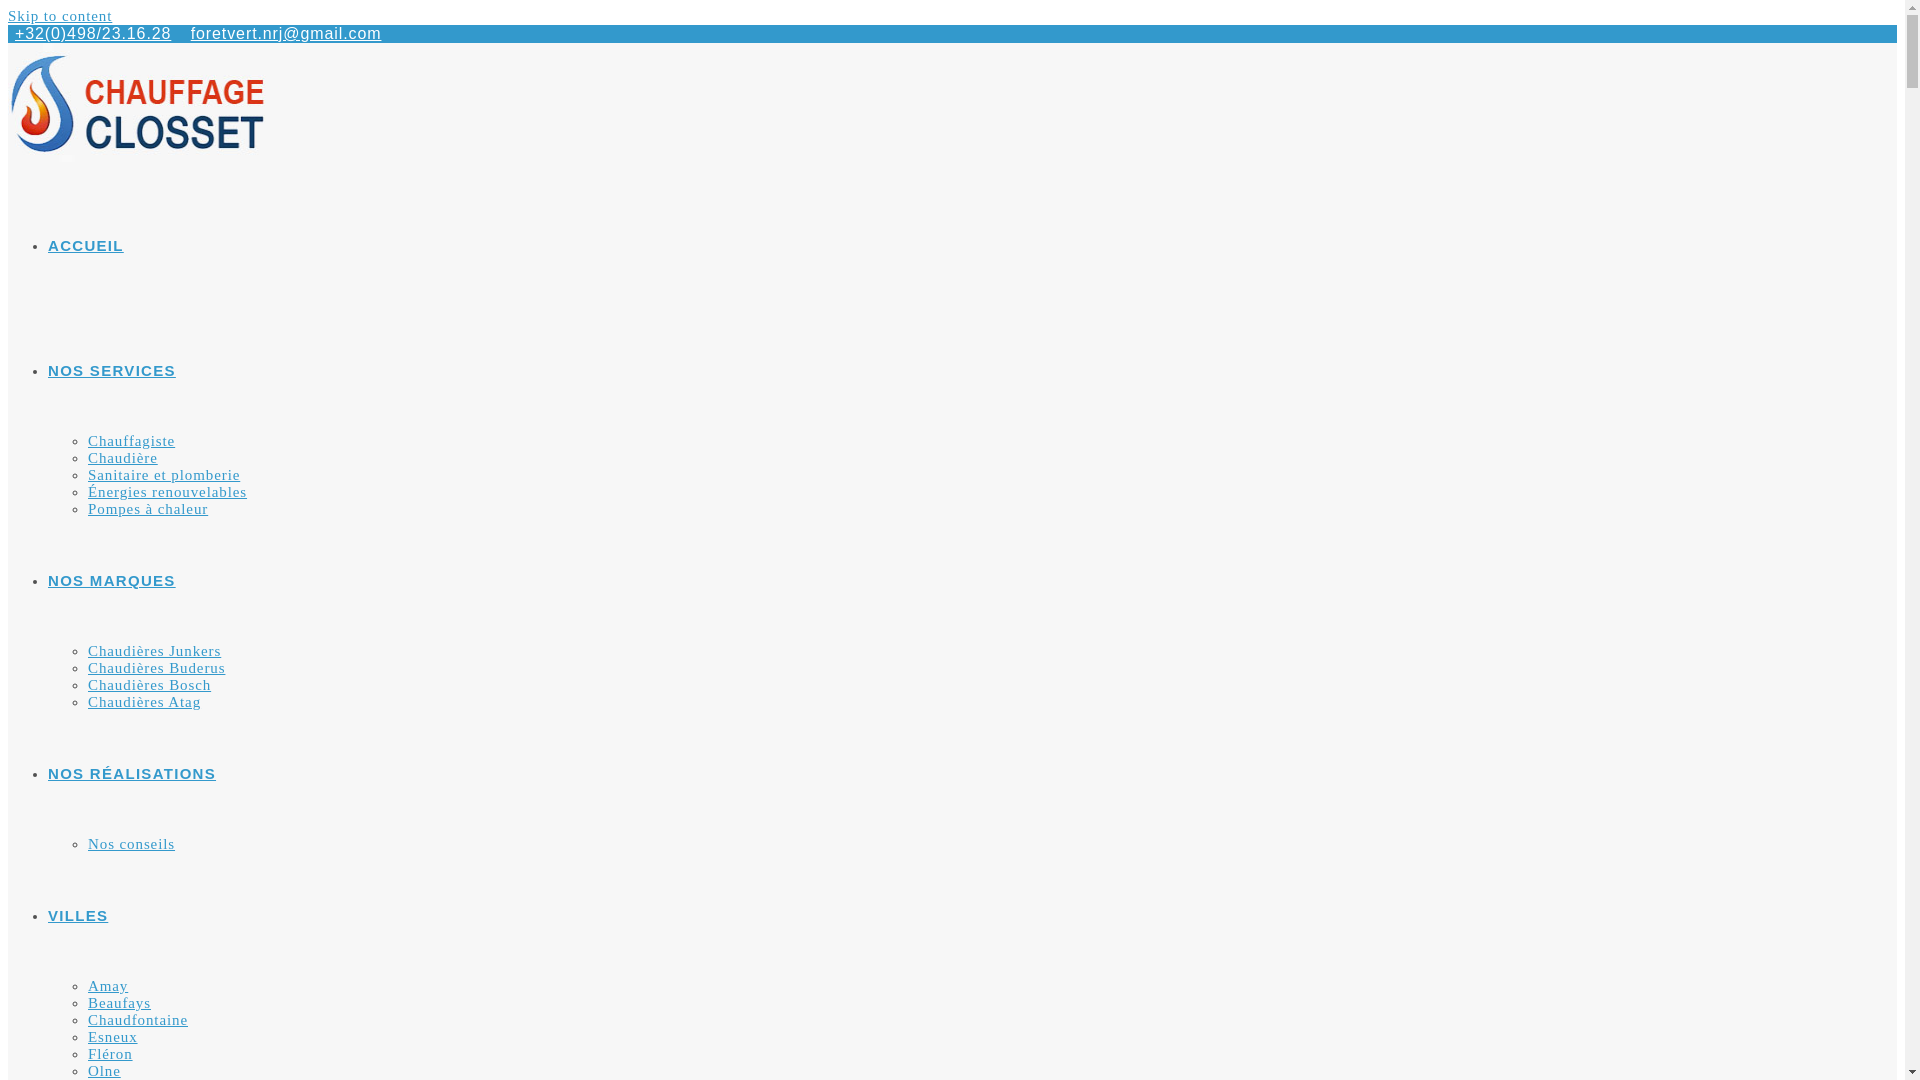 Image resolution: width=1920 pixels, height=1080 pixels. Describe the element at coordinates (112, 1036) in the screenshot. I see `'Esneux'` at that location.